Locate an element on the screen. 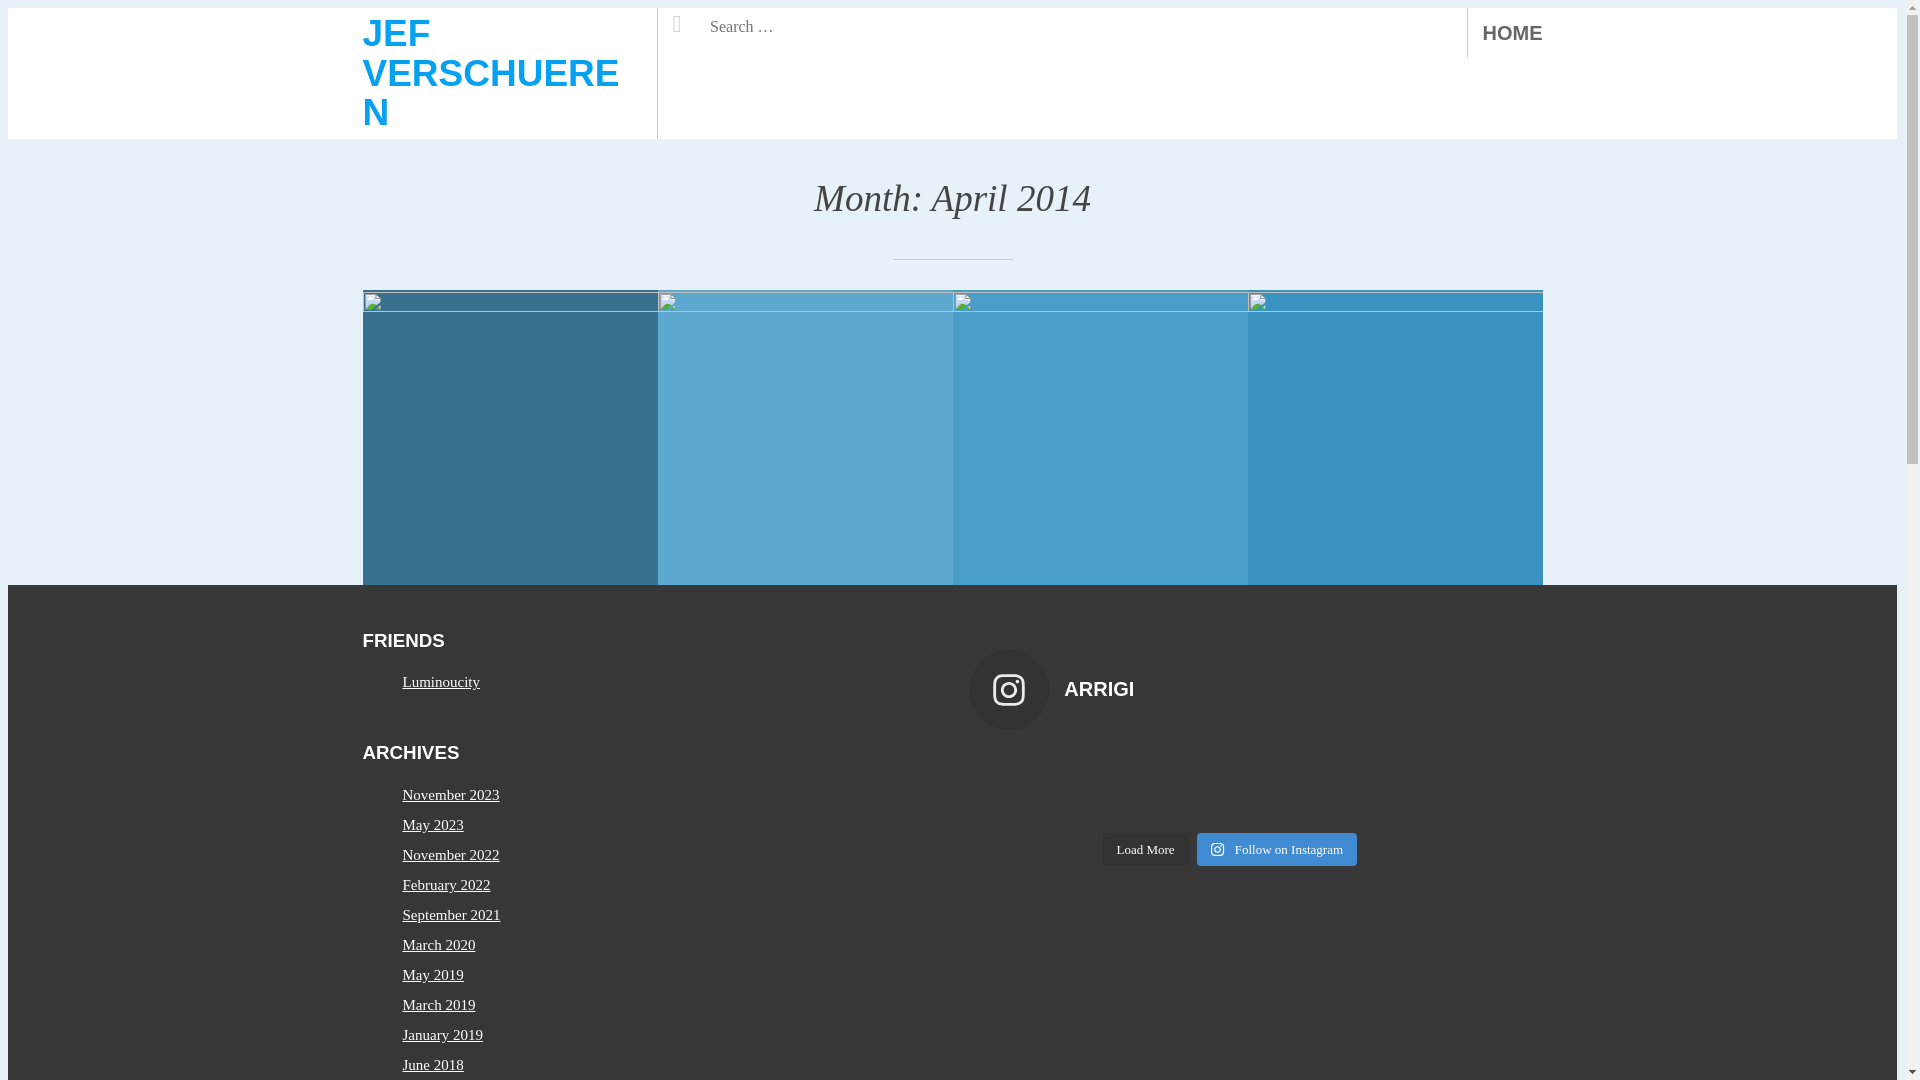 This screenshot has height=1080, width=1920. 'HOME' is located at coordinates (1512, 33).